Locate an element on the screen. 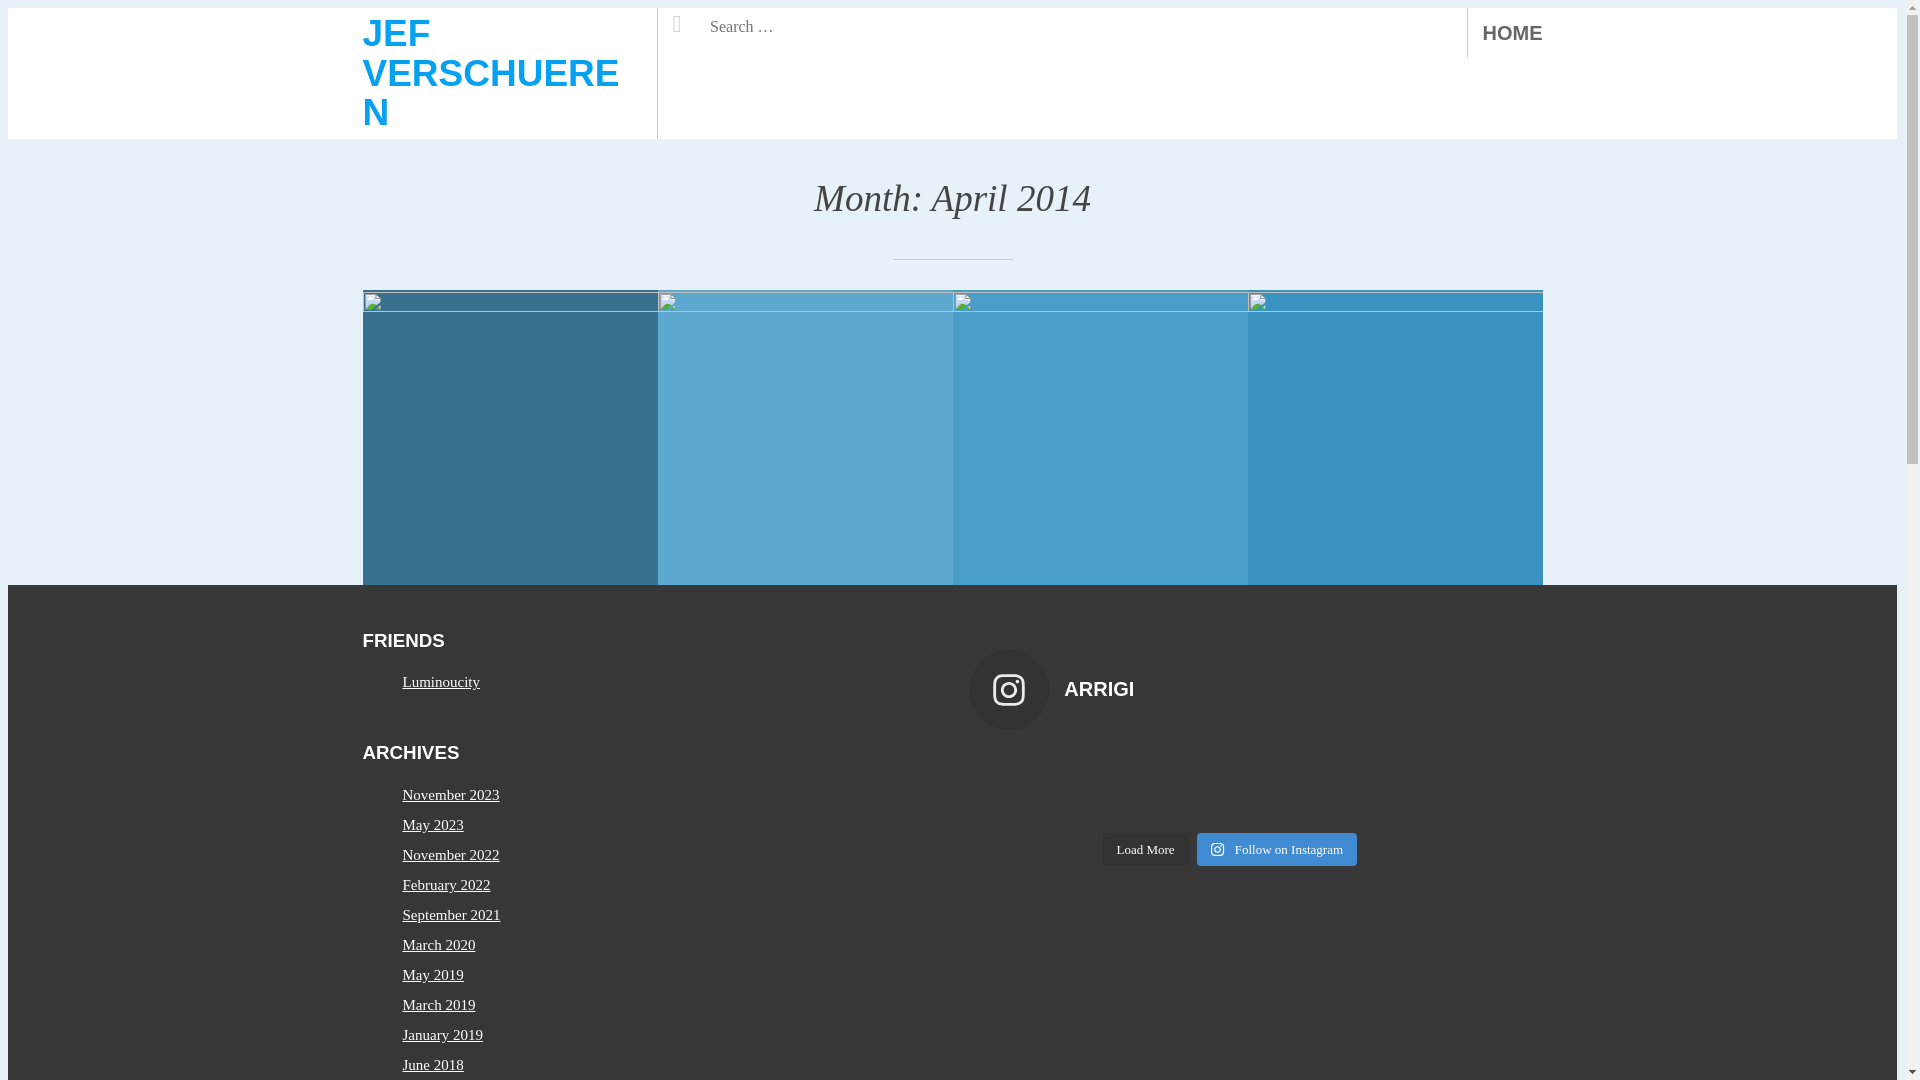 This screenshot has height=1080, width=1920. 'HOME' is located at coordinates (1512, 33).